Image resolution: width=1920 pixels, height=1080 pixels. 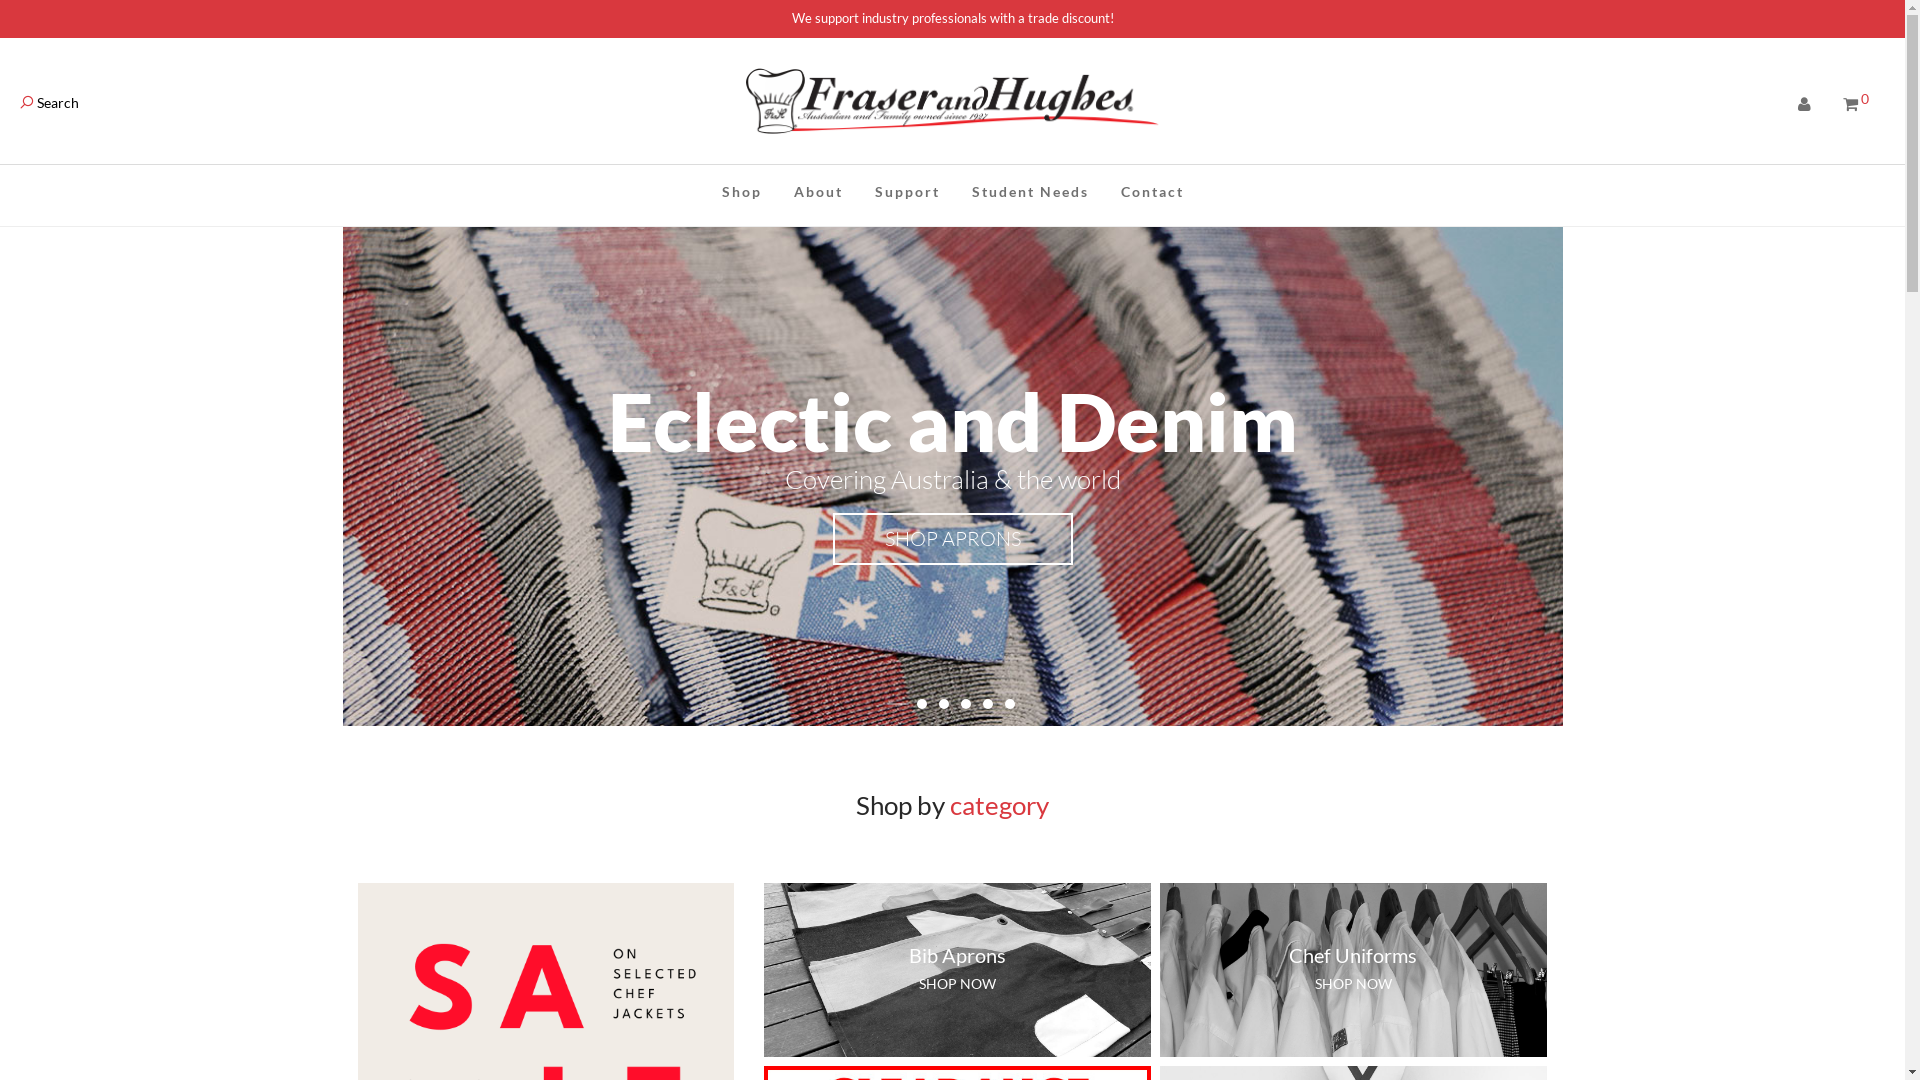 I want to click on '0', so click(x=1855, y=104).